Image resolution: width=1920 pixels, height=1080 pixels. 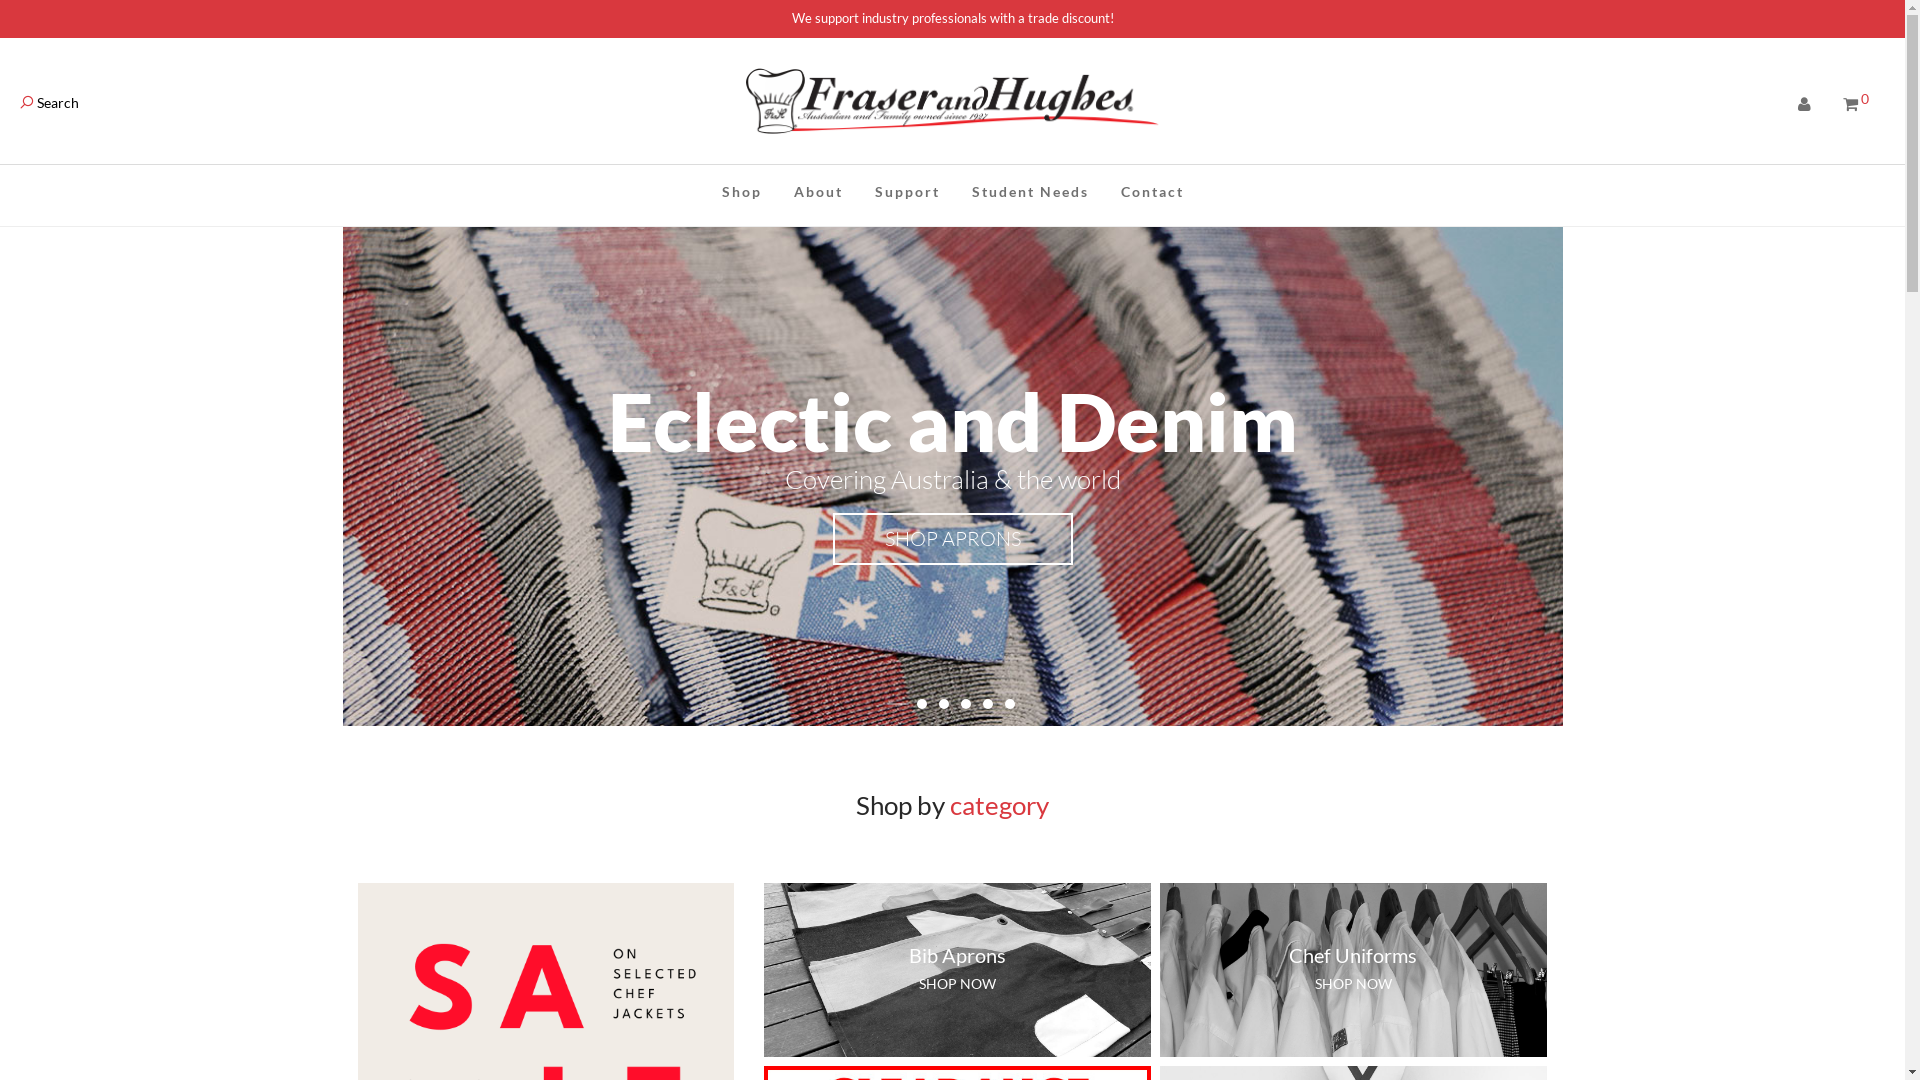 I want to click on '0', so click(x=1855, y=104).